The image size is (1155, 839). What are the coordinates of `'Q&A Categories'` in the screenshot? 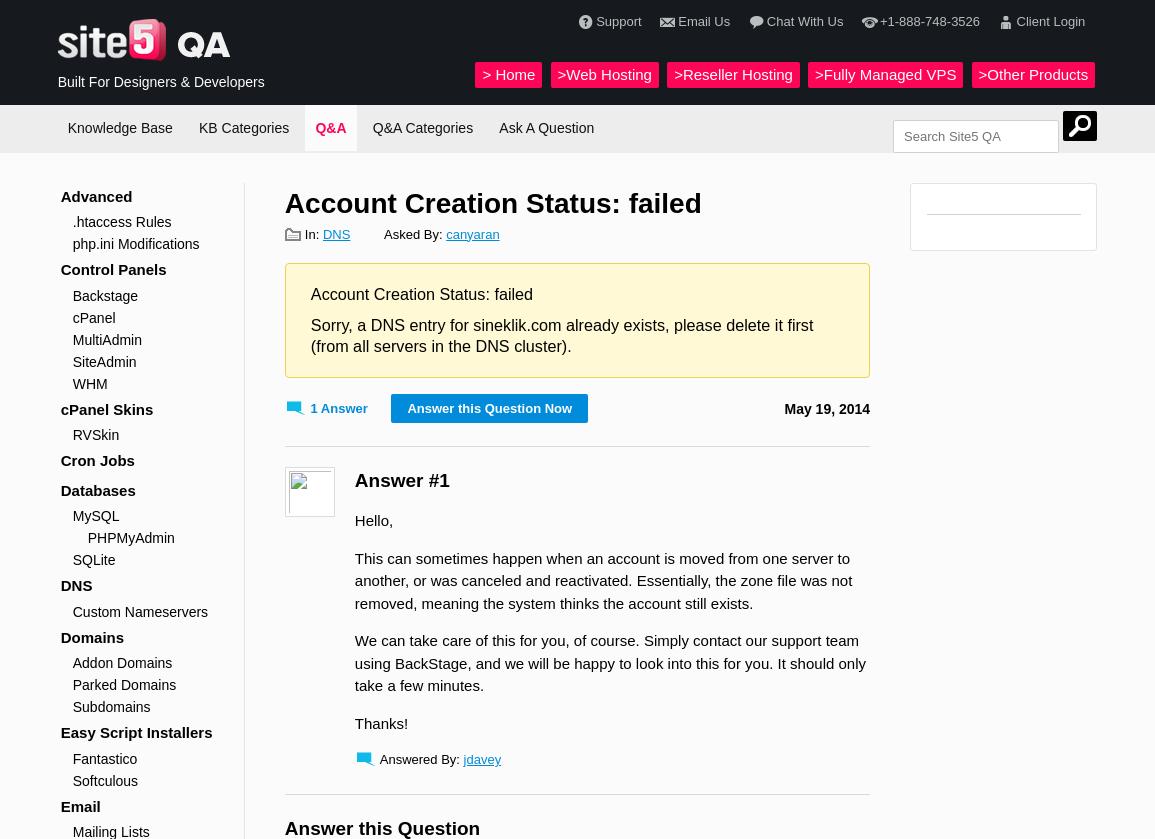 It's located at (422, 127).